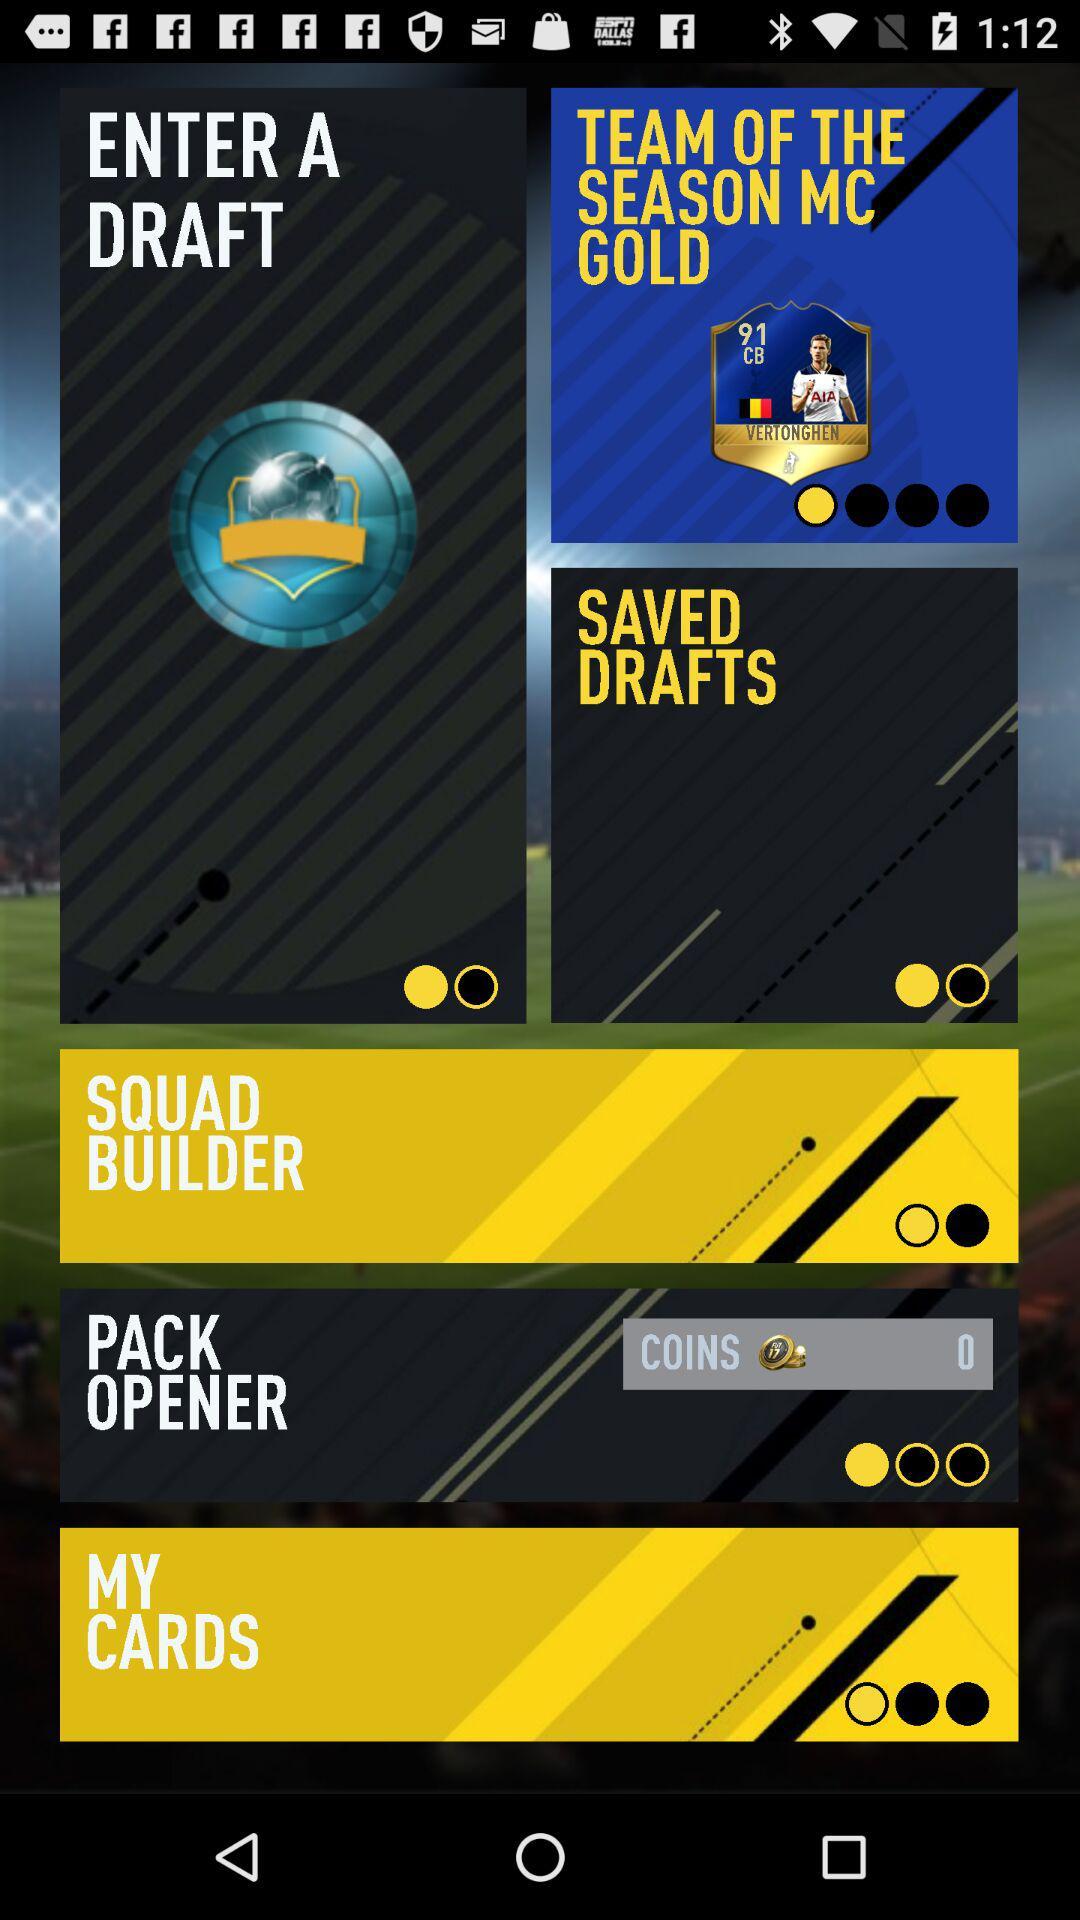 This screenshot has width=1080, height=1920. I want to click on saved drafts, so click(783, 794).